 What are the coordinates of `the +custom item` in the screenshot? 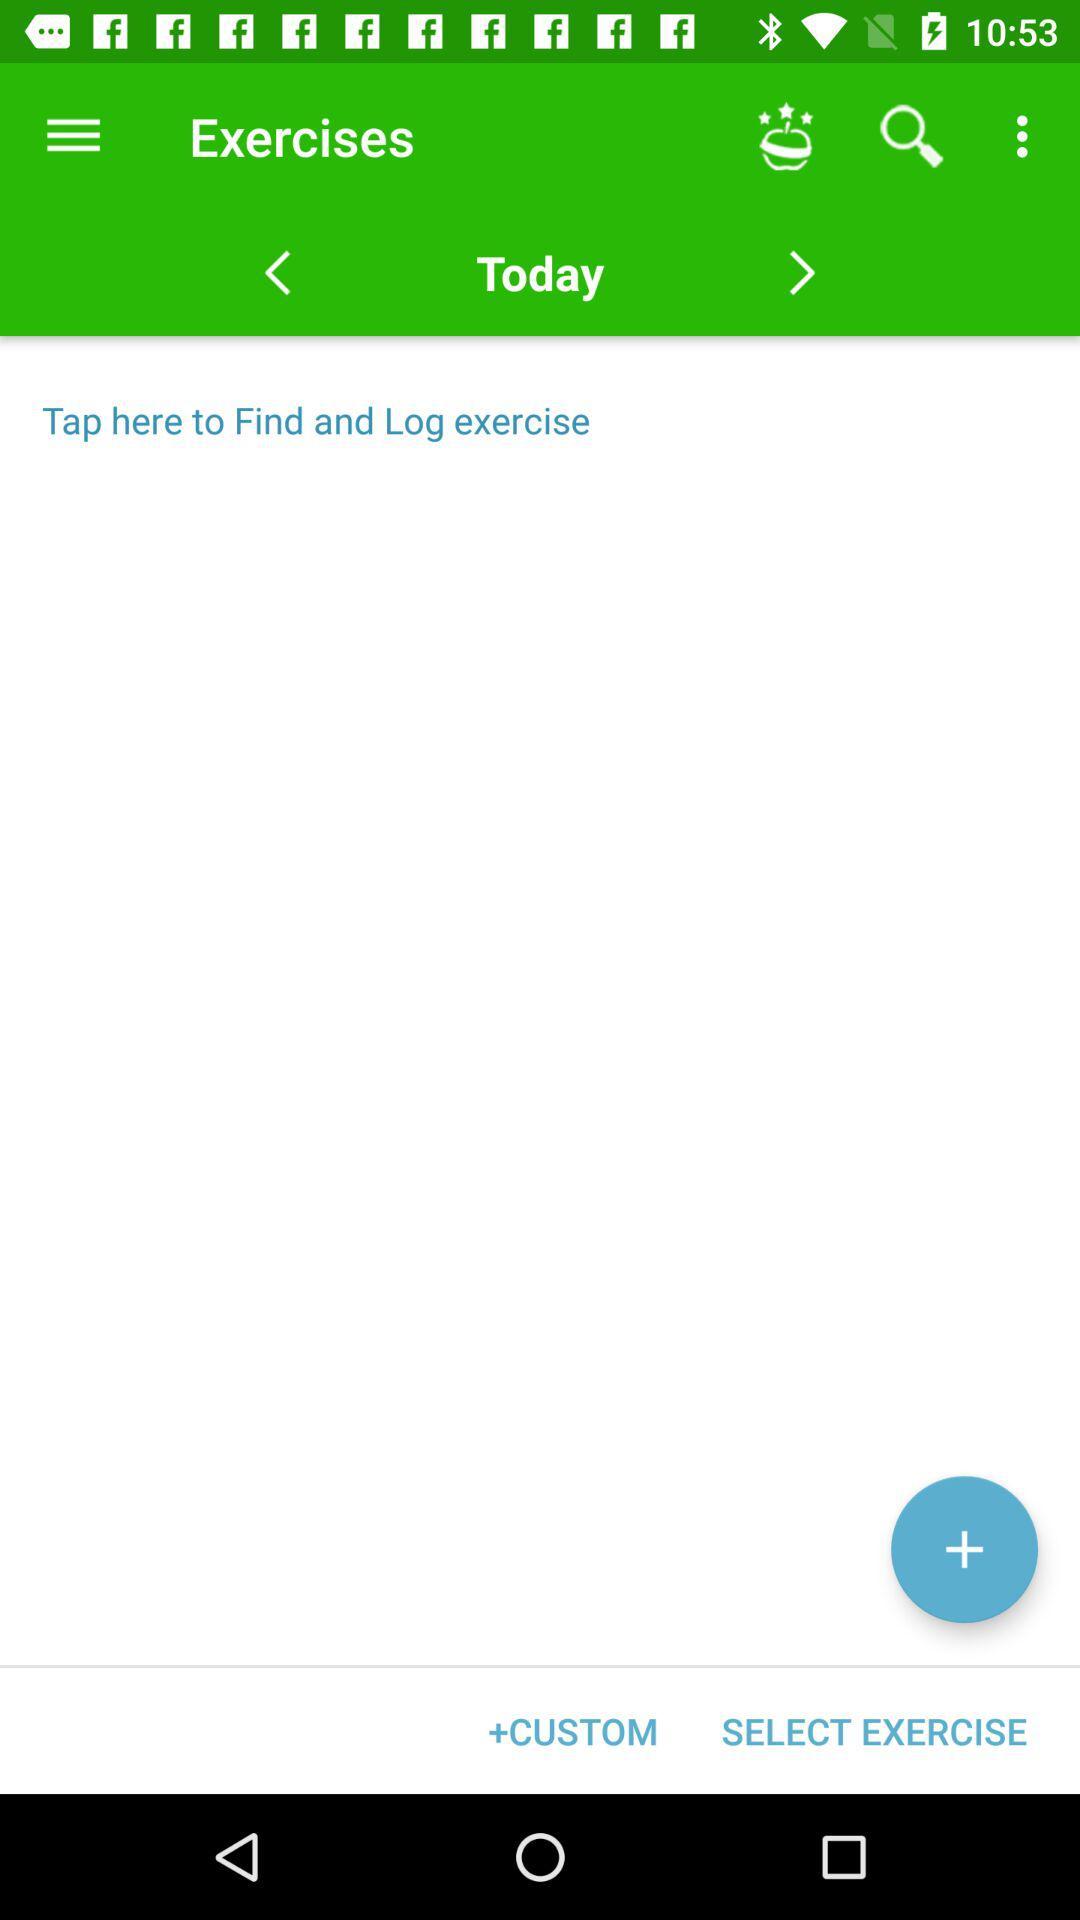 It's located at (573, 1730).